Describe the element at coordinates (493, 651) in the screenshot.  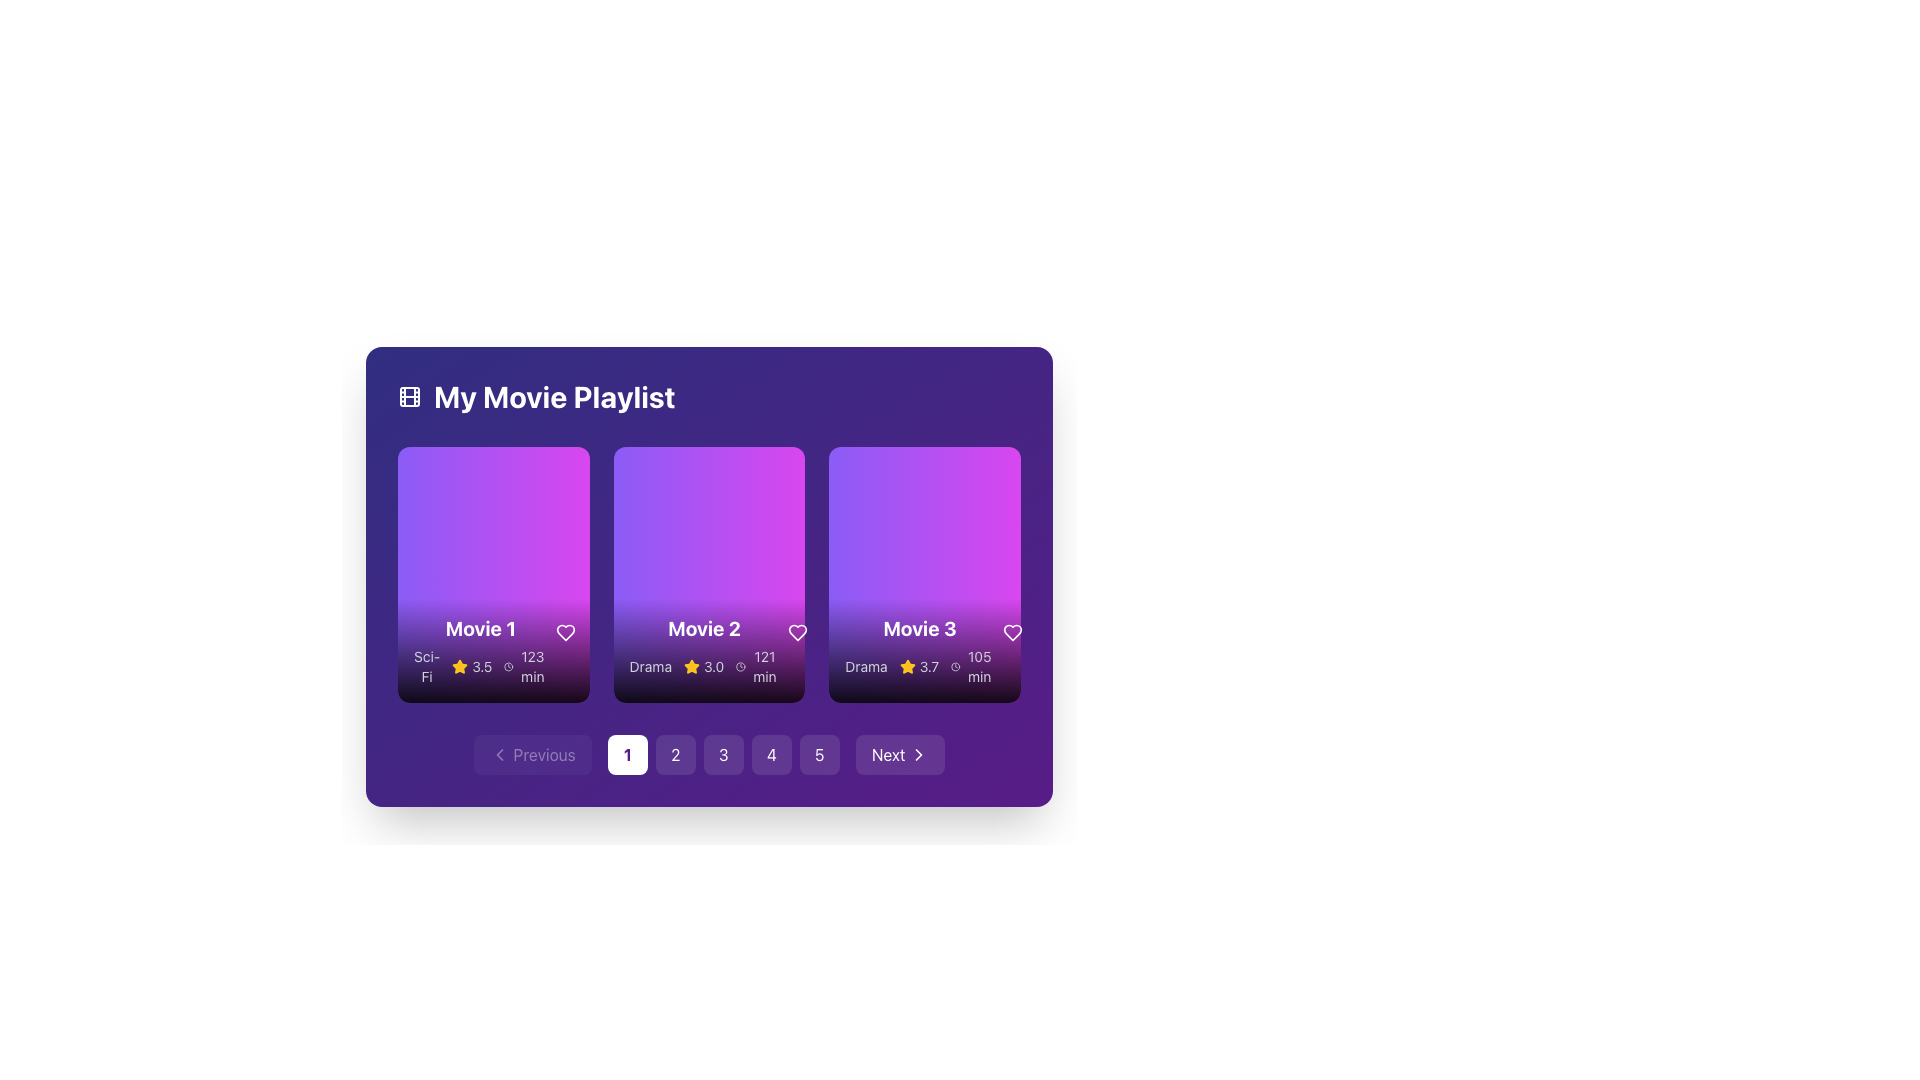
I see `the text and icon overlay at the bottom of the card representing 'Movie 1' to interact with nearby elements` at that location.